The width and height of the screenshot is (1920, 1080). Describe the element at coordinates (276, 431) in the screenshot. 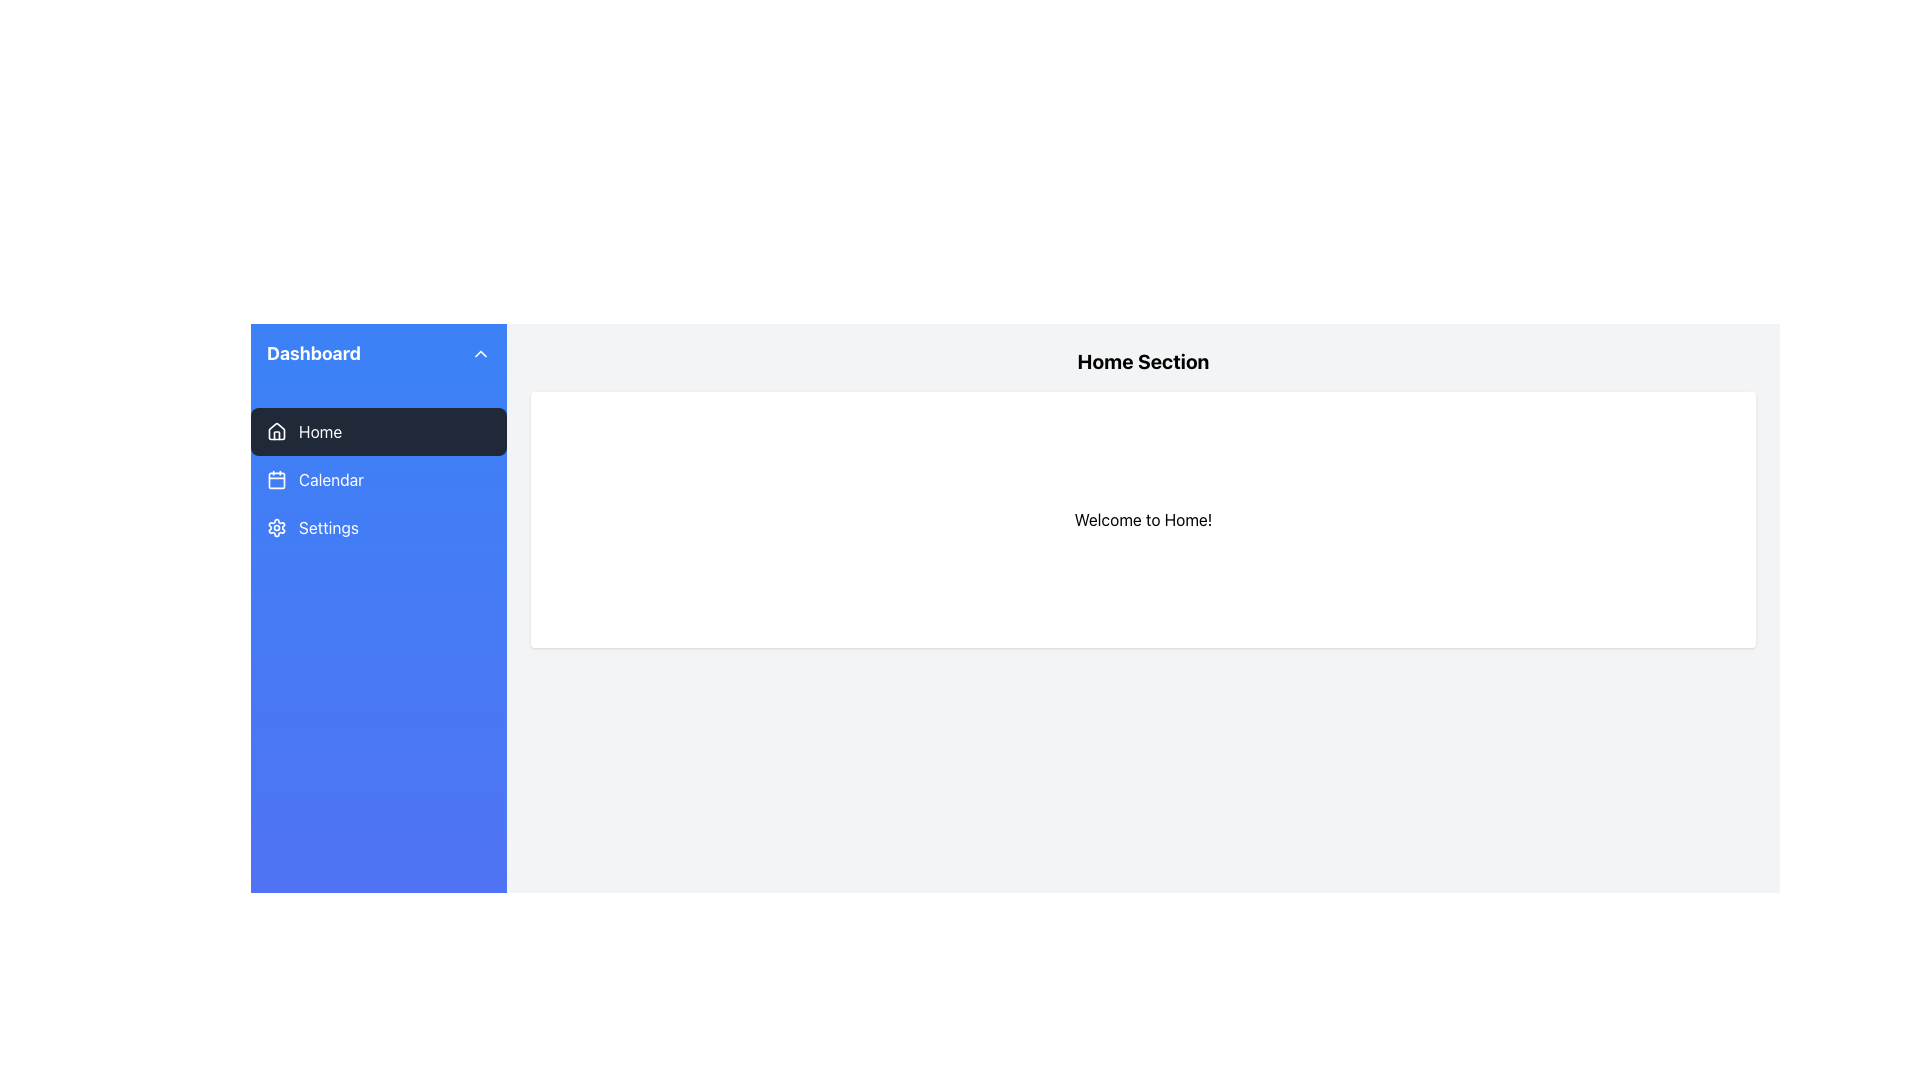

I see `the house icon located to the left of the 'Home' text in the highlighted menu item of the left navigation bar` at that location.